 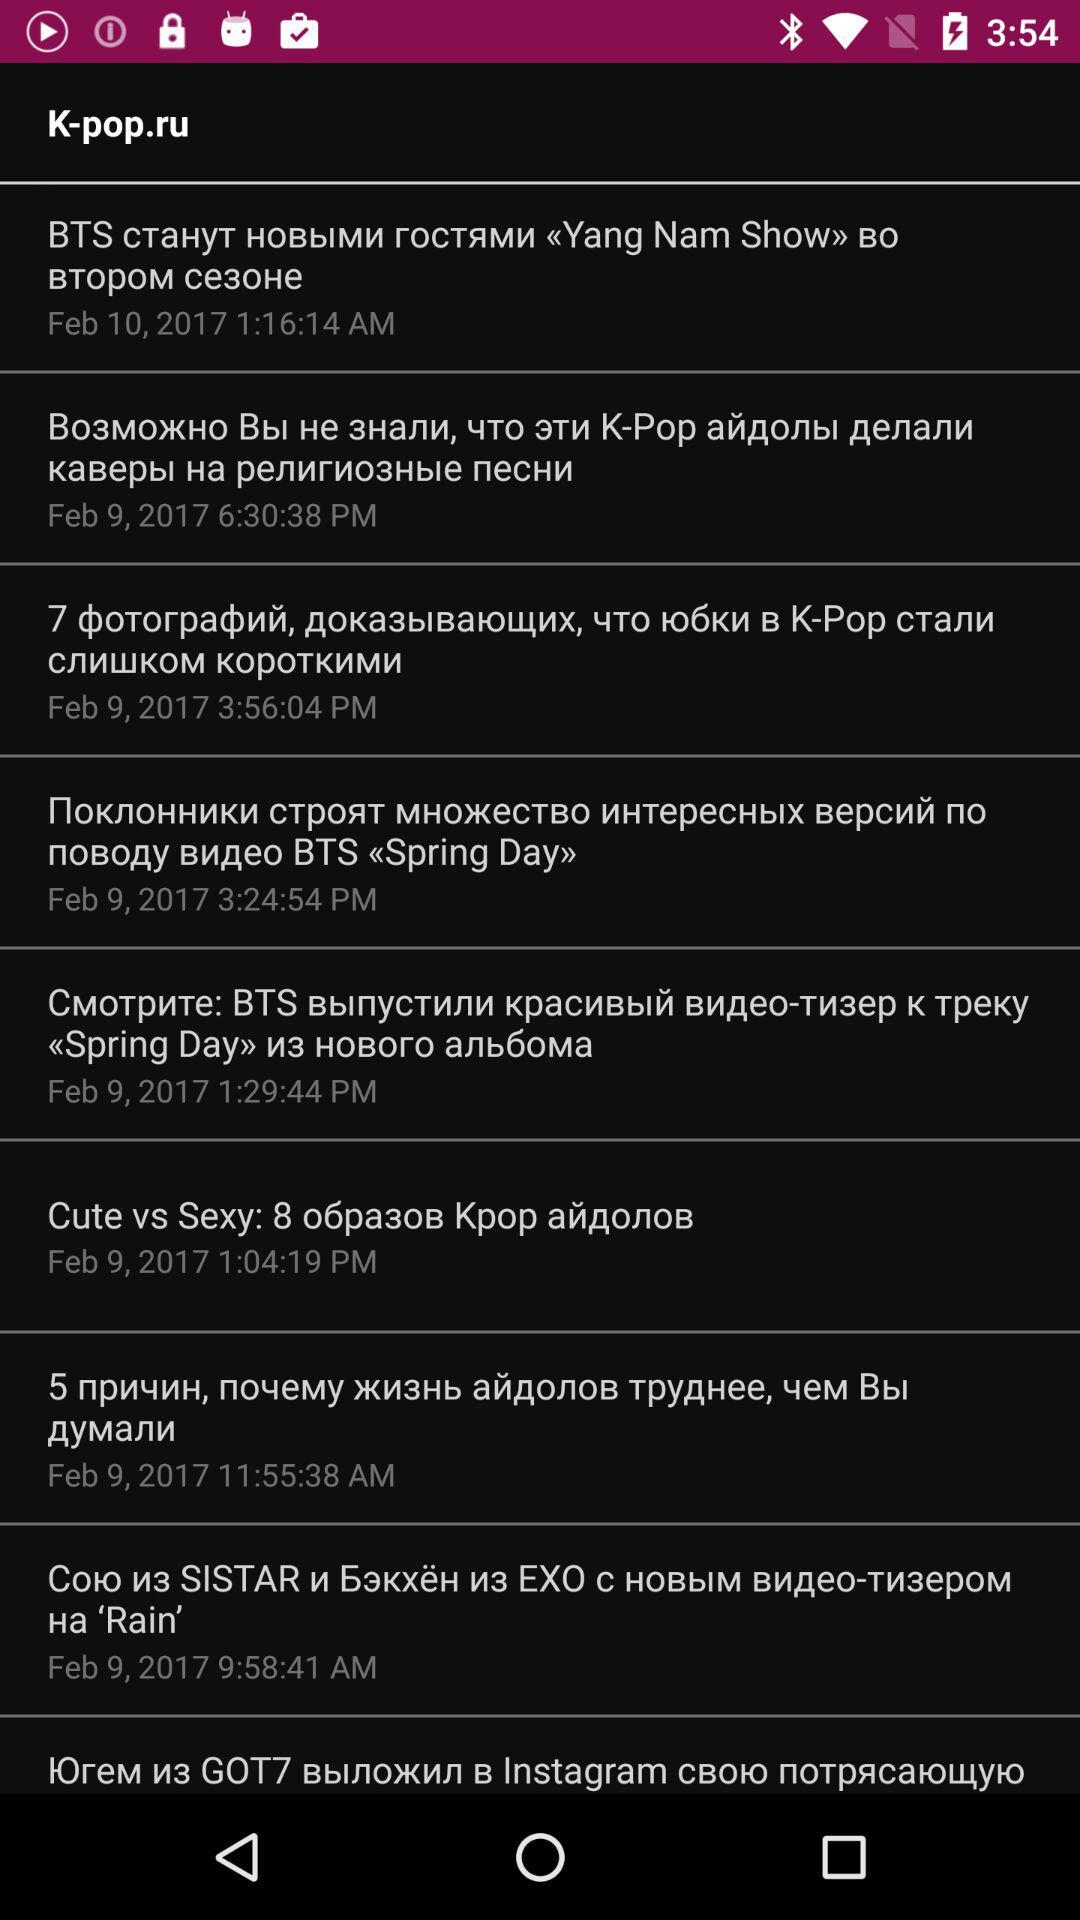 I want to click on icon above the feb 9 2017 item, so click(x=540, y=637).